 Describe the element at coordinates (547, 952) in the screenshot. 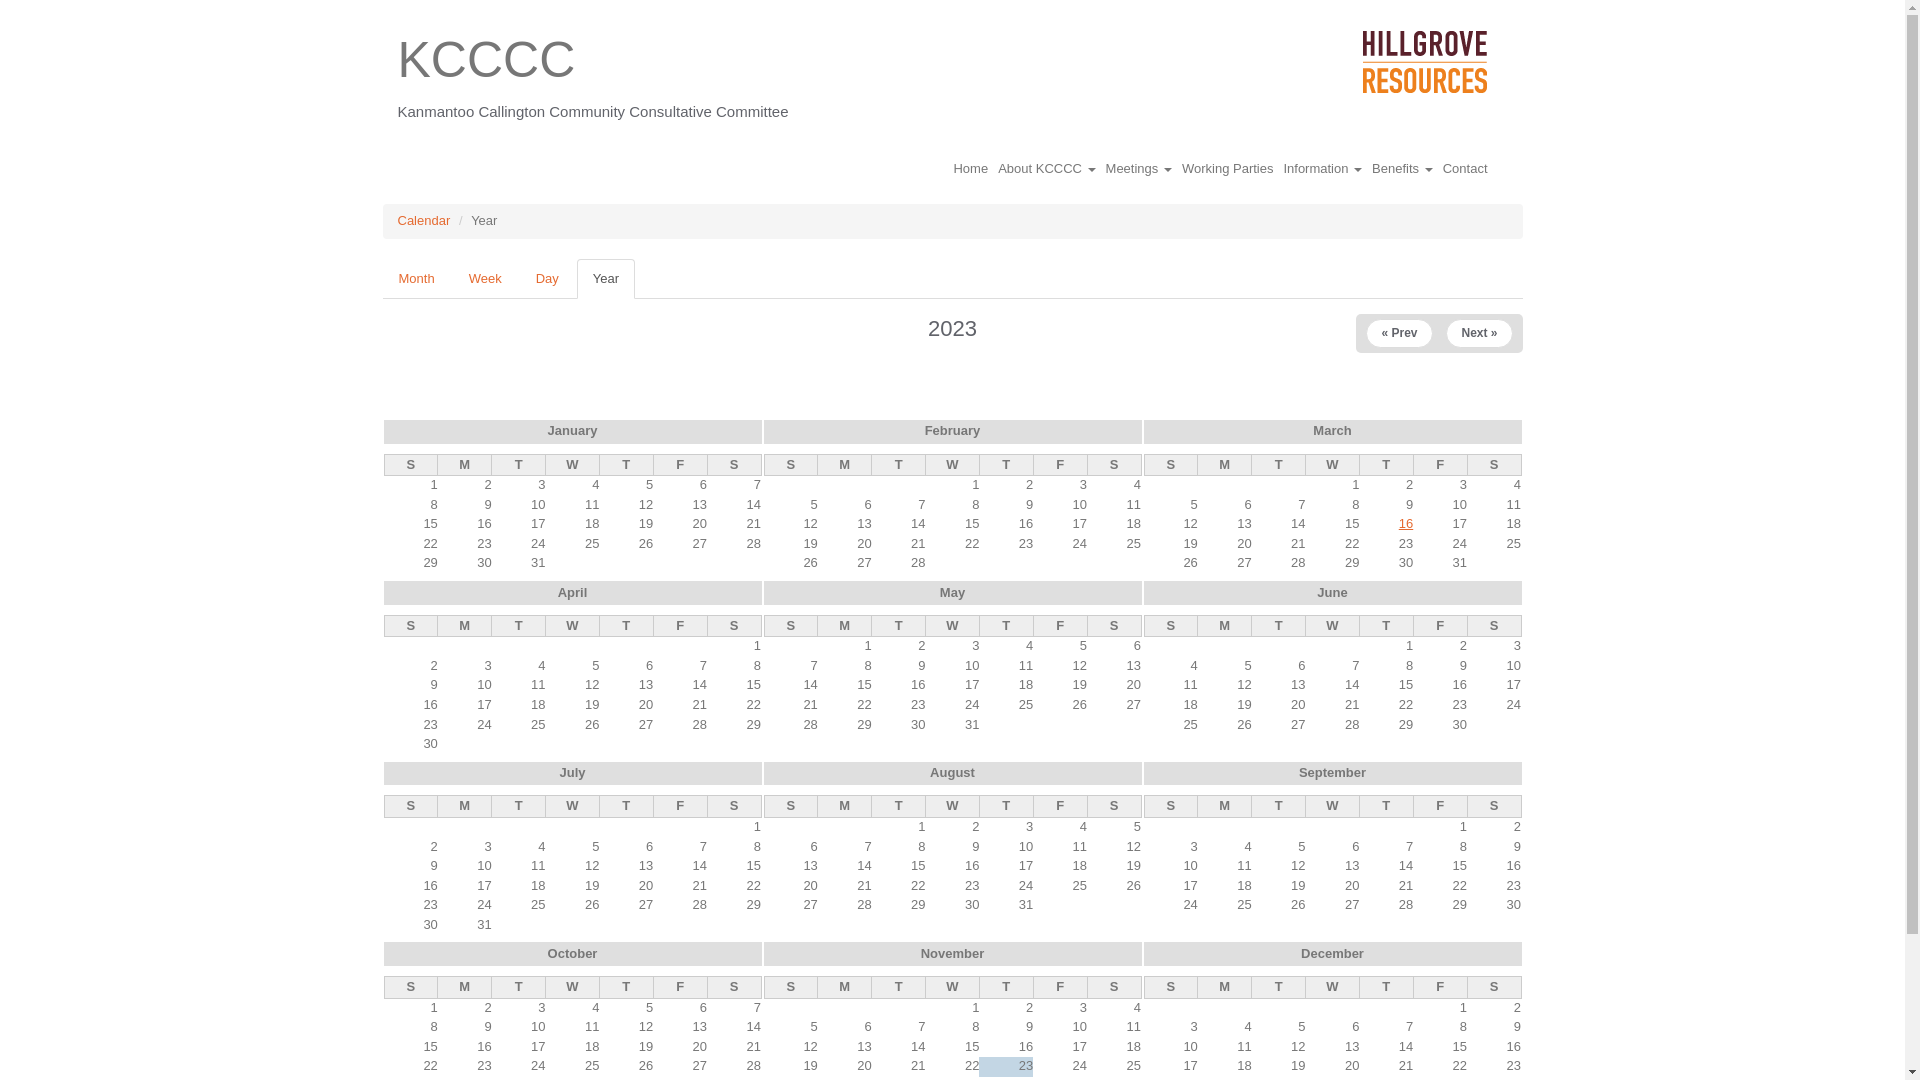

I see `'October'` at that location.